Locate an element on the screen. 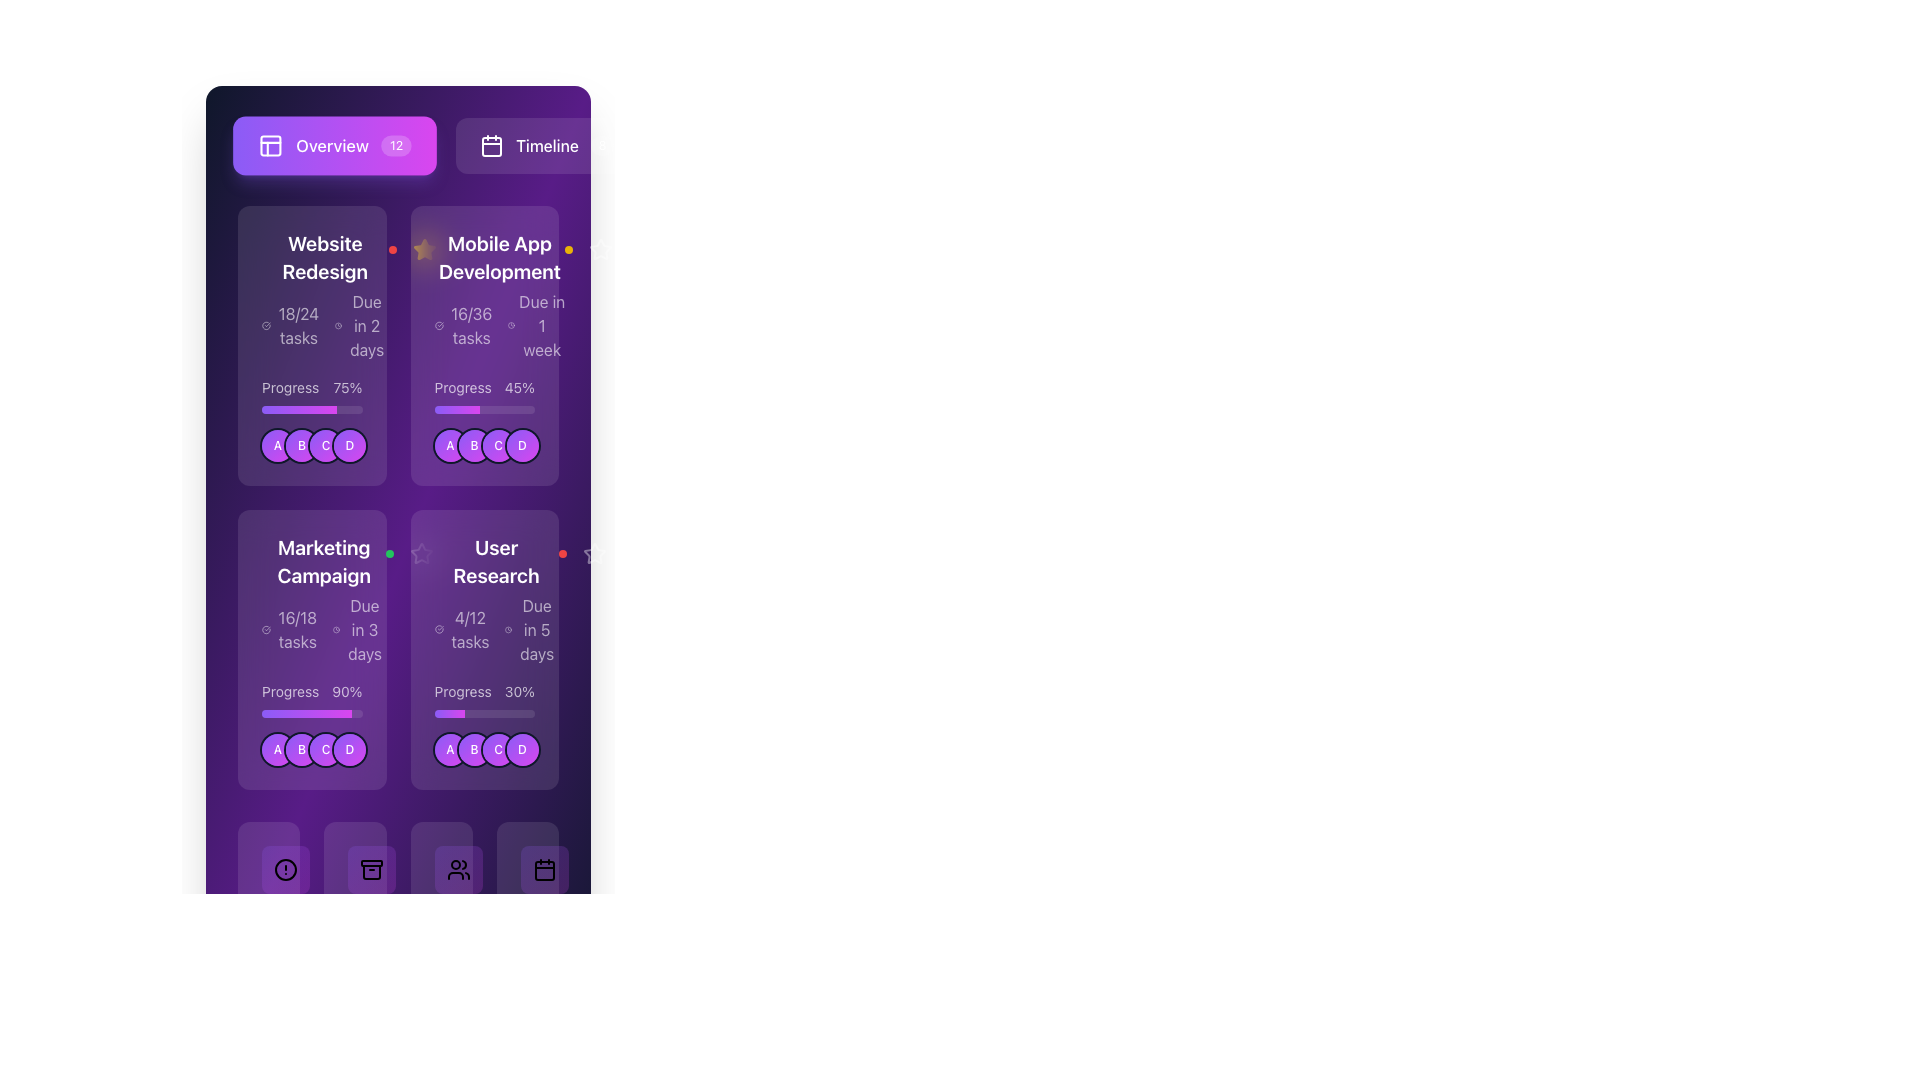 The width and height of the screenshot is (1920, 1080). the purple rectangular button labeled 'Overview' with a notification badge indicating '12' is located at coordinates (398, 145).